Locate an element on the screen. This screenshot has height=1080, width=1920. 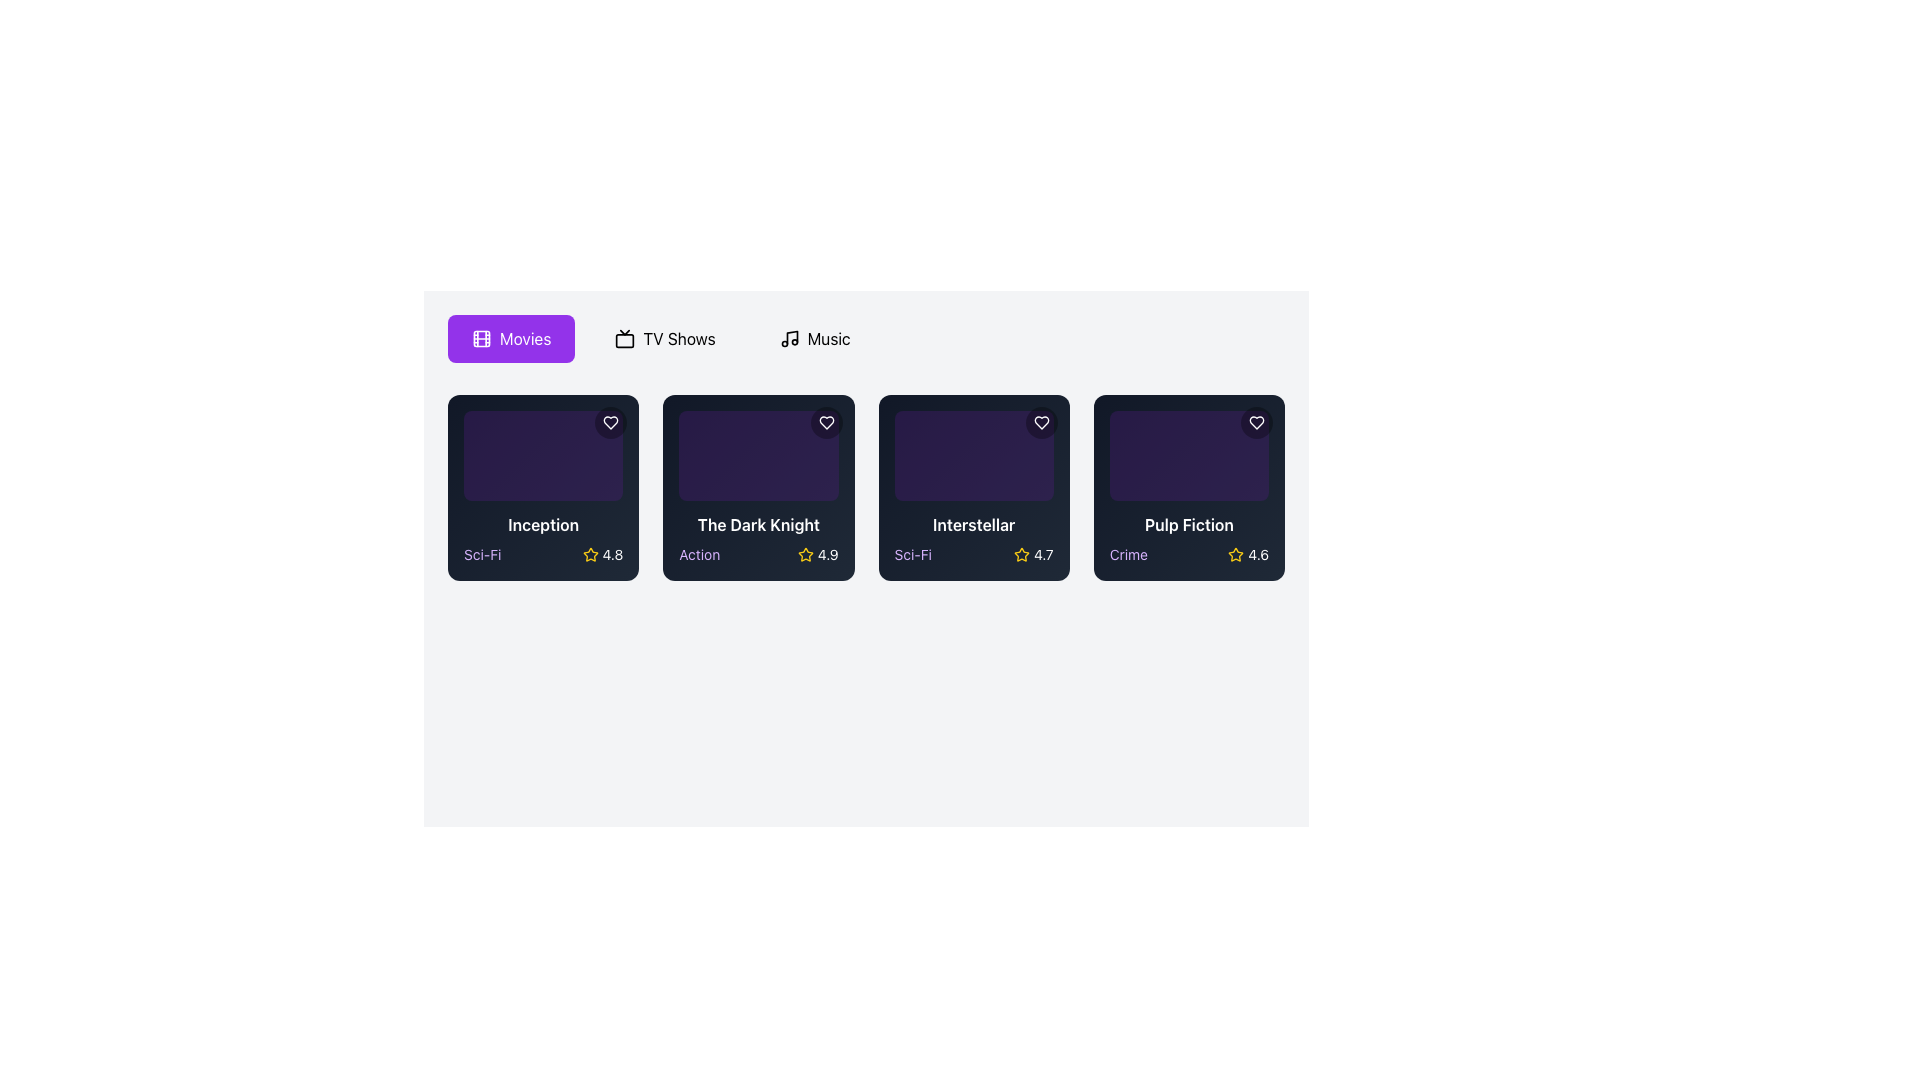
the text label displaying 'Sci-Fi' in a small-sized purple font, located in the bottom-left area of the 'Inception' movie card is located at coordinates (482, 554).